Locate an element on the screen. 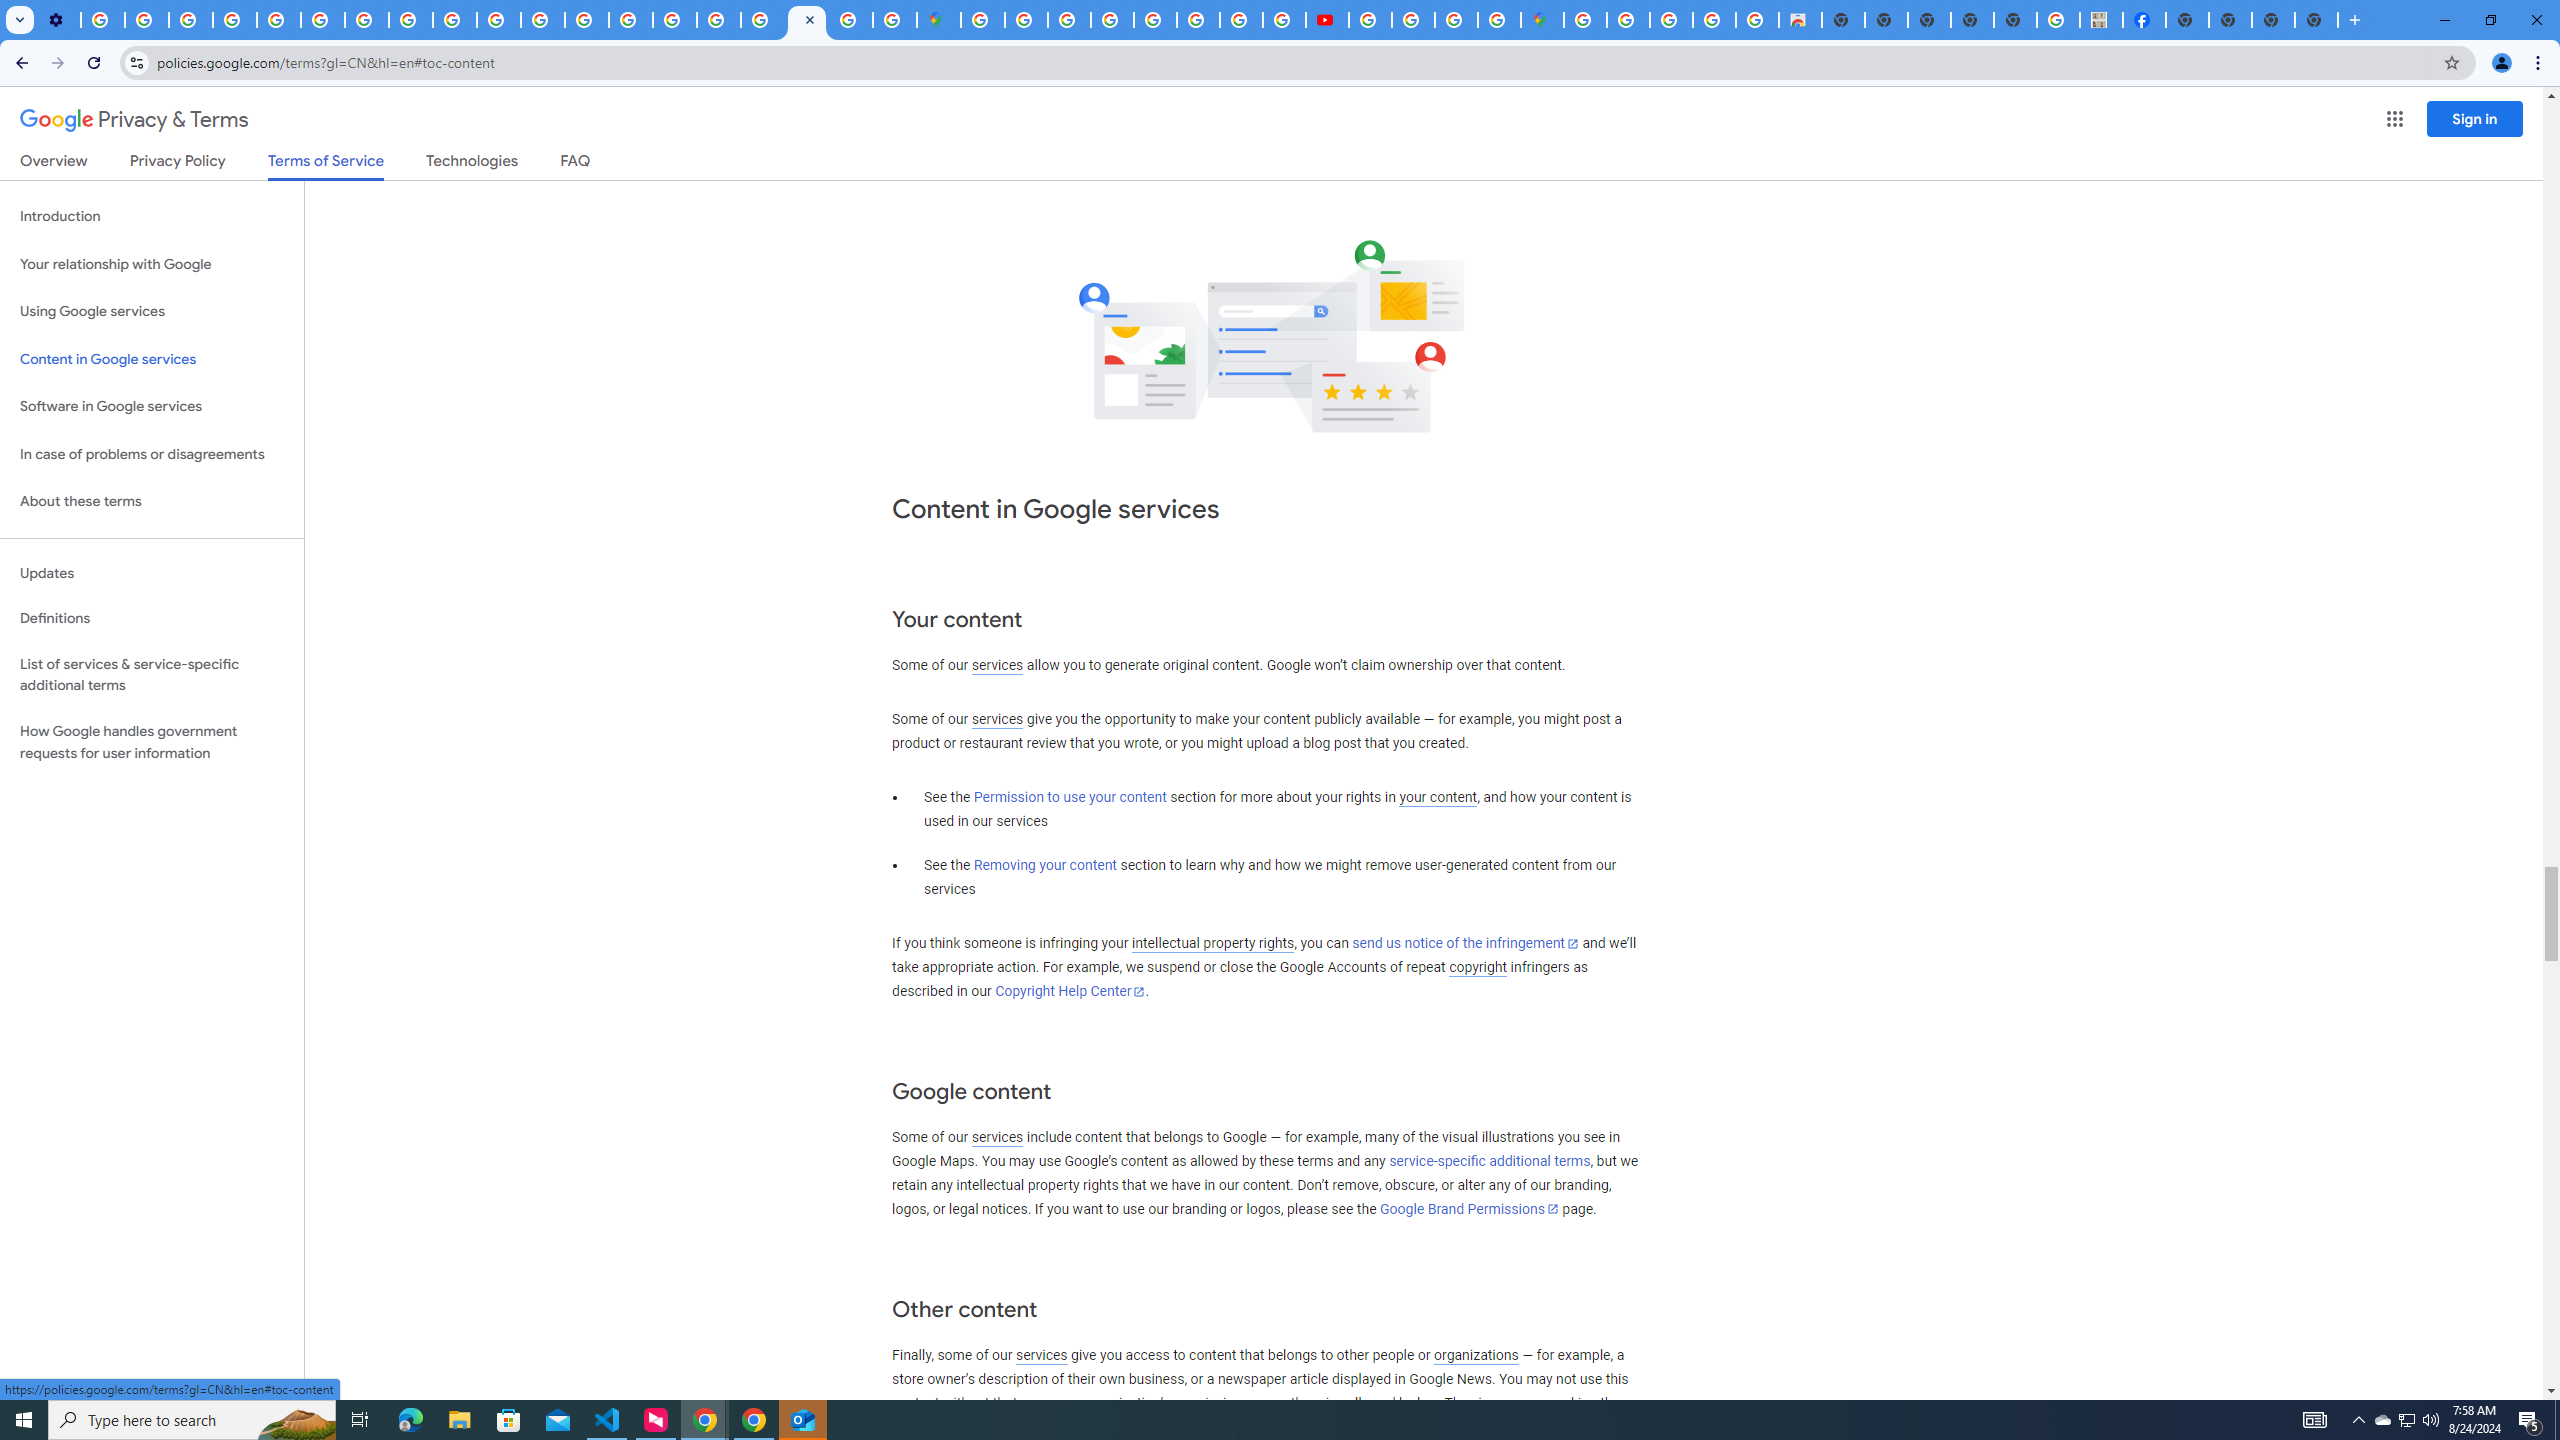 The width and height of the screenshot is (2560, 1440). 'Google Brand Permissions' is located at coordinates (1468, 1207).